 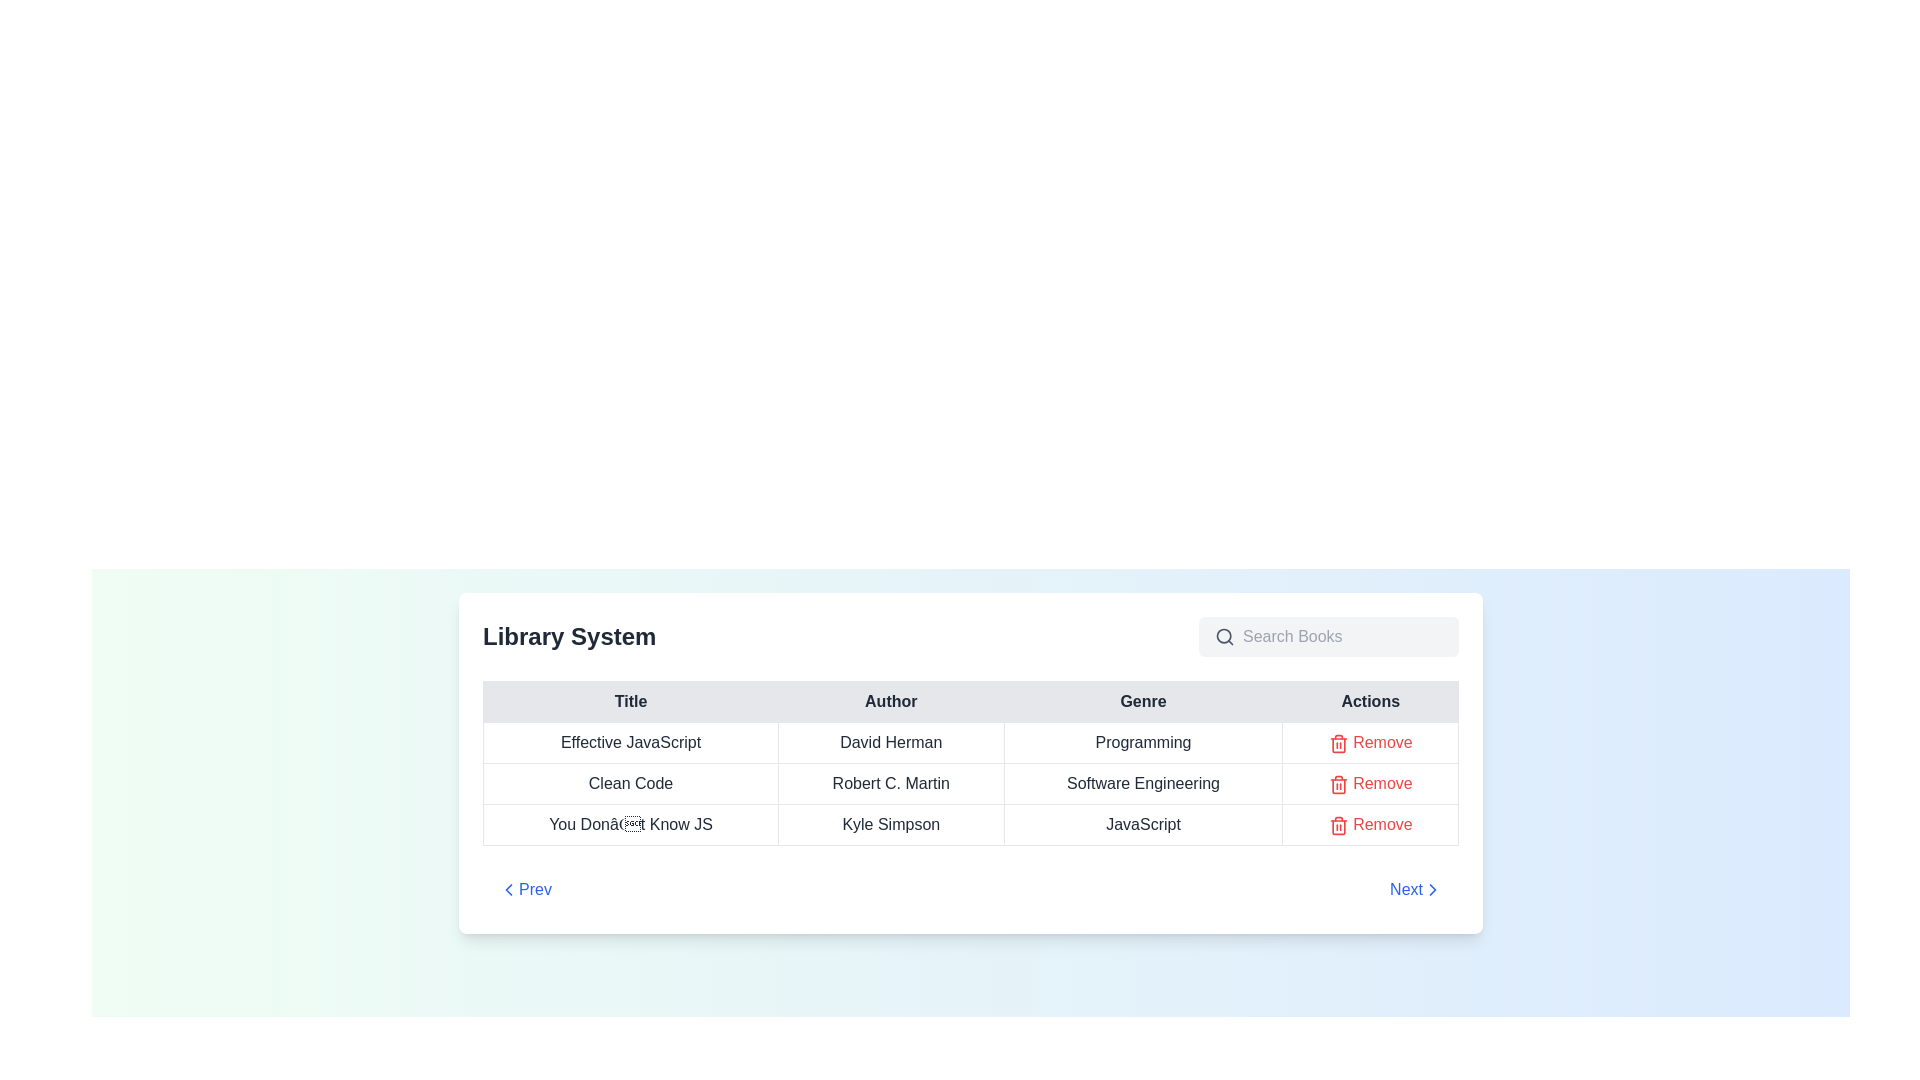 I want to click on the second cell in the 'Author' column of the data table that displays the author name for the book title 'Clean Code', so click(x=890, y=782).